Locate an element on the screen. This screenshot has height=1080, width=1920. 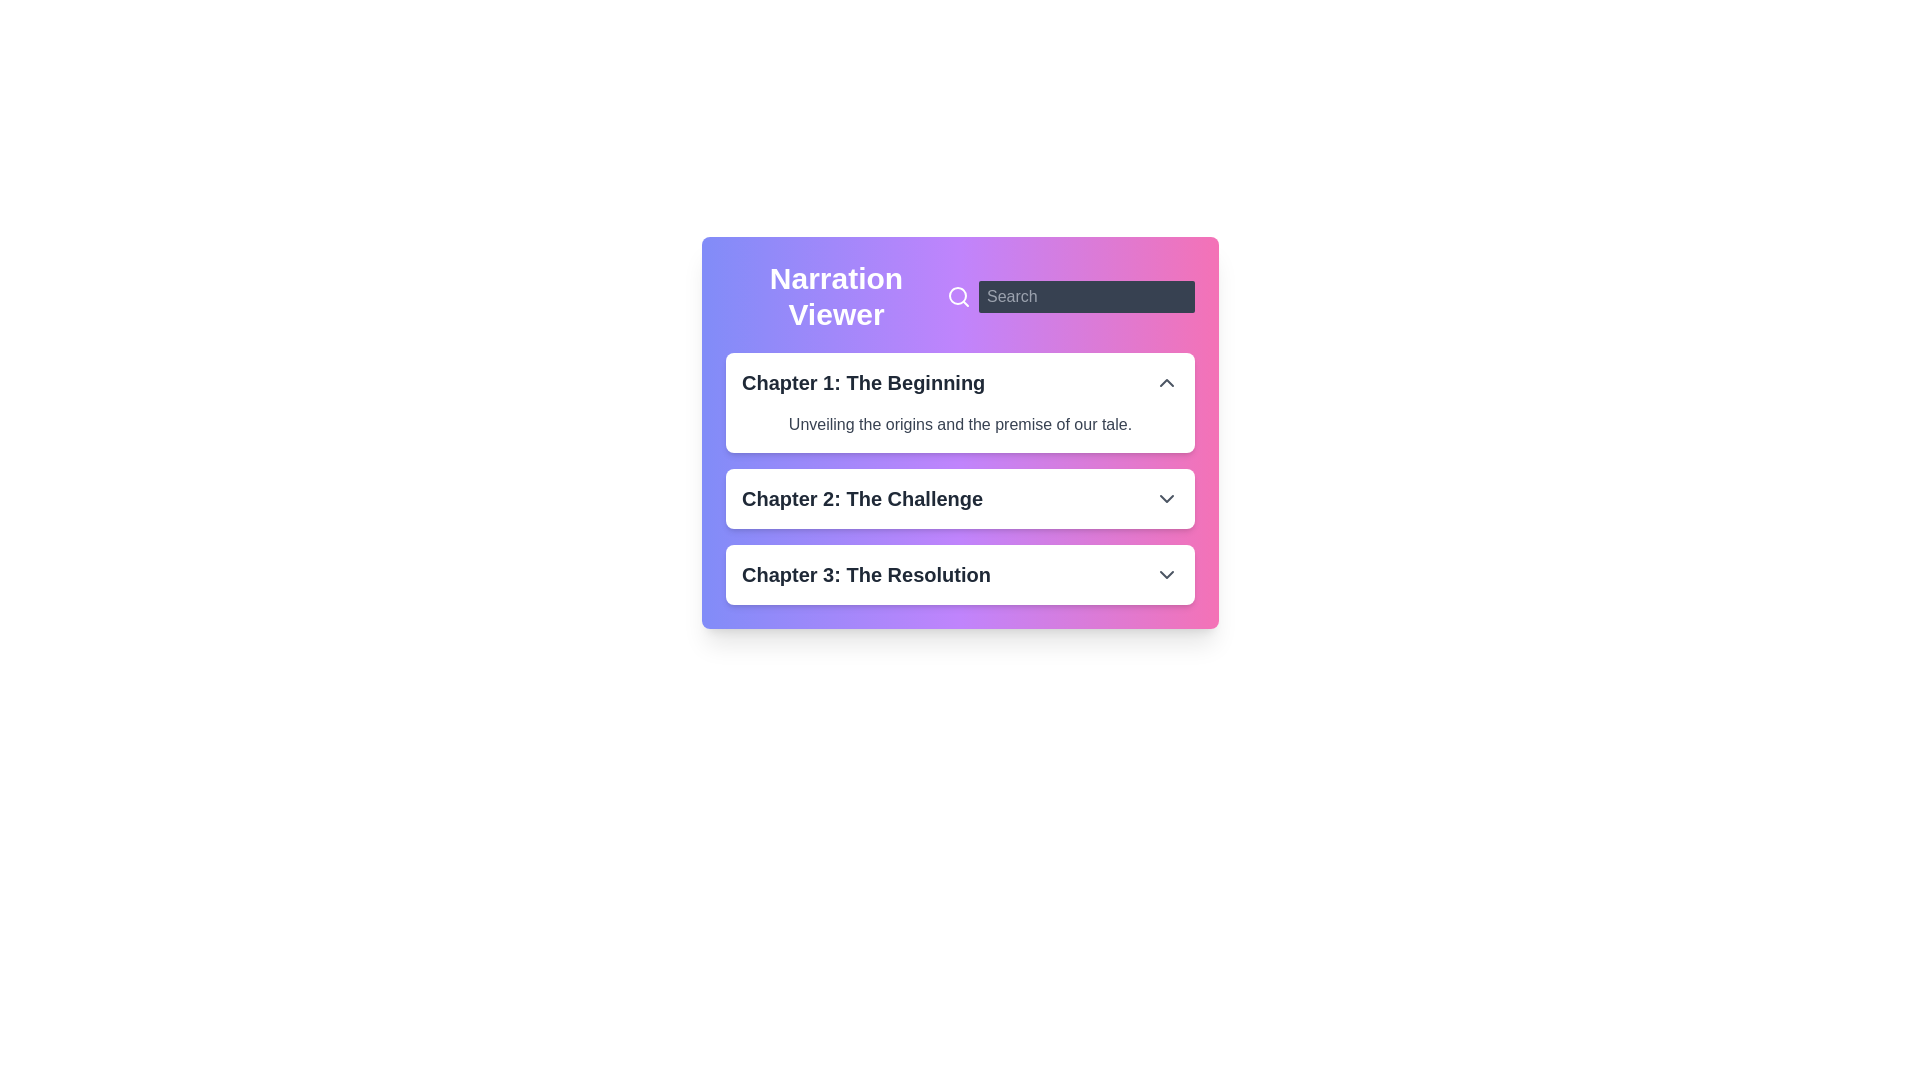
the interactive section heading for 'Chapter 2' in the collapsible card is located at coordinates (960, 497).